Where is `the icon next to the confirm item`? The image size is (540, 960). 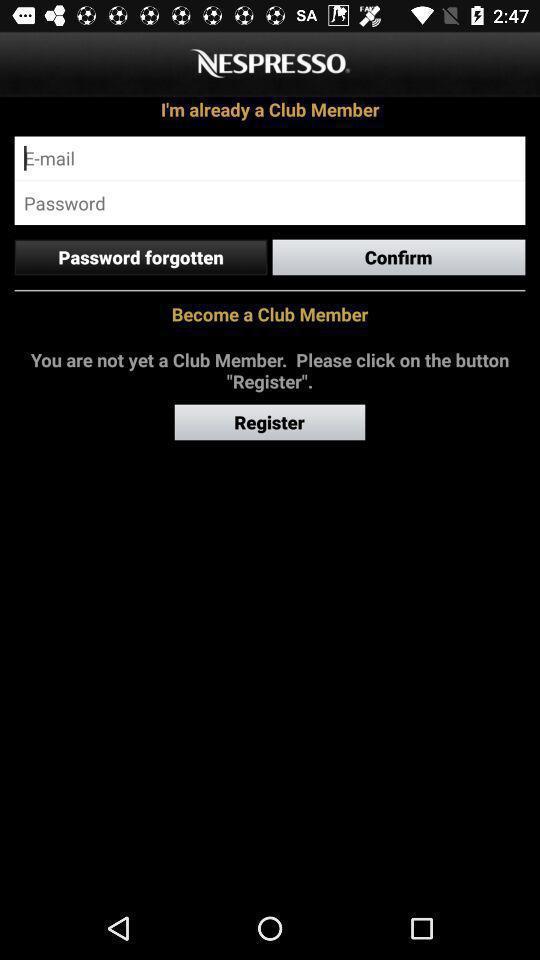 the icon next to the confirm item is located at coordinates (139, 256).